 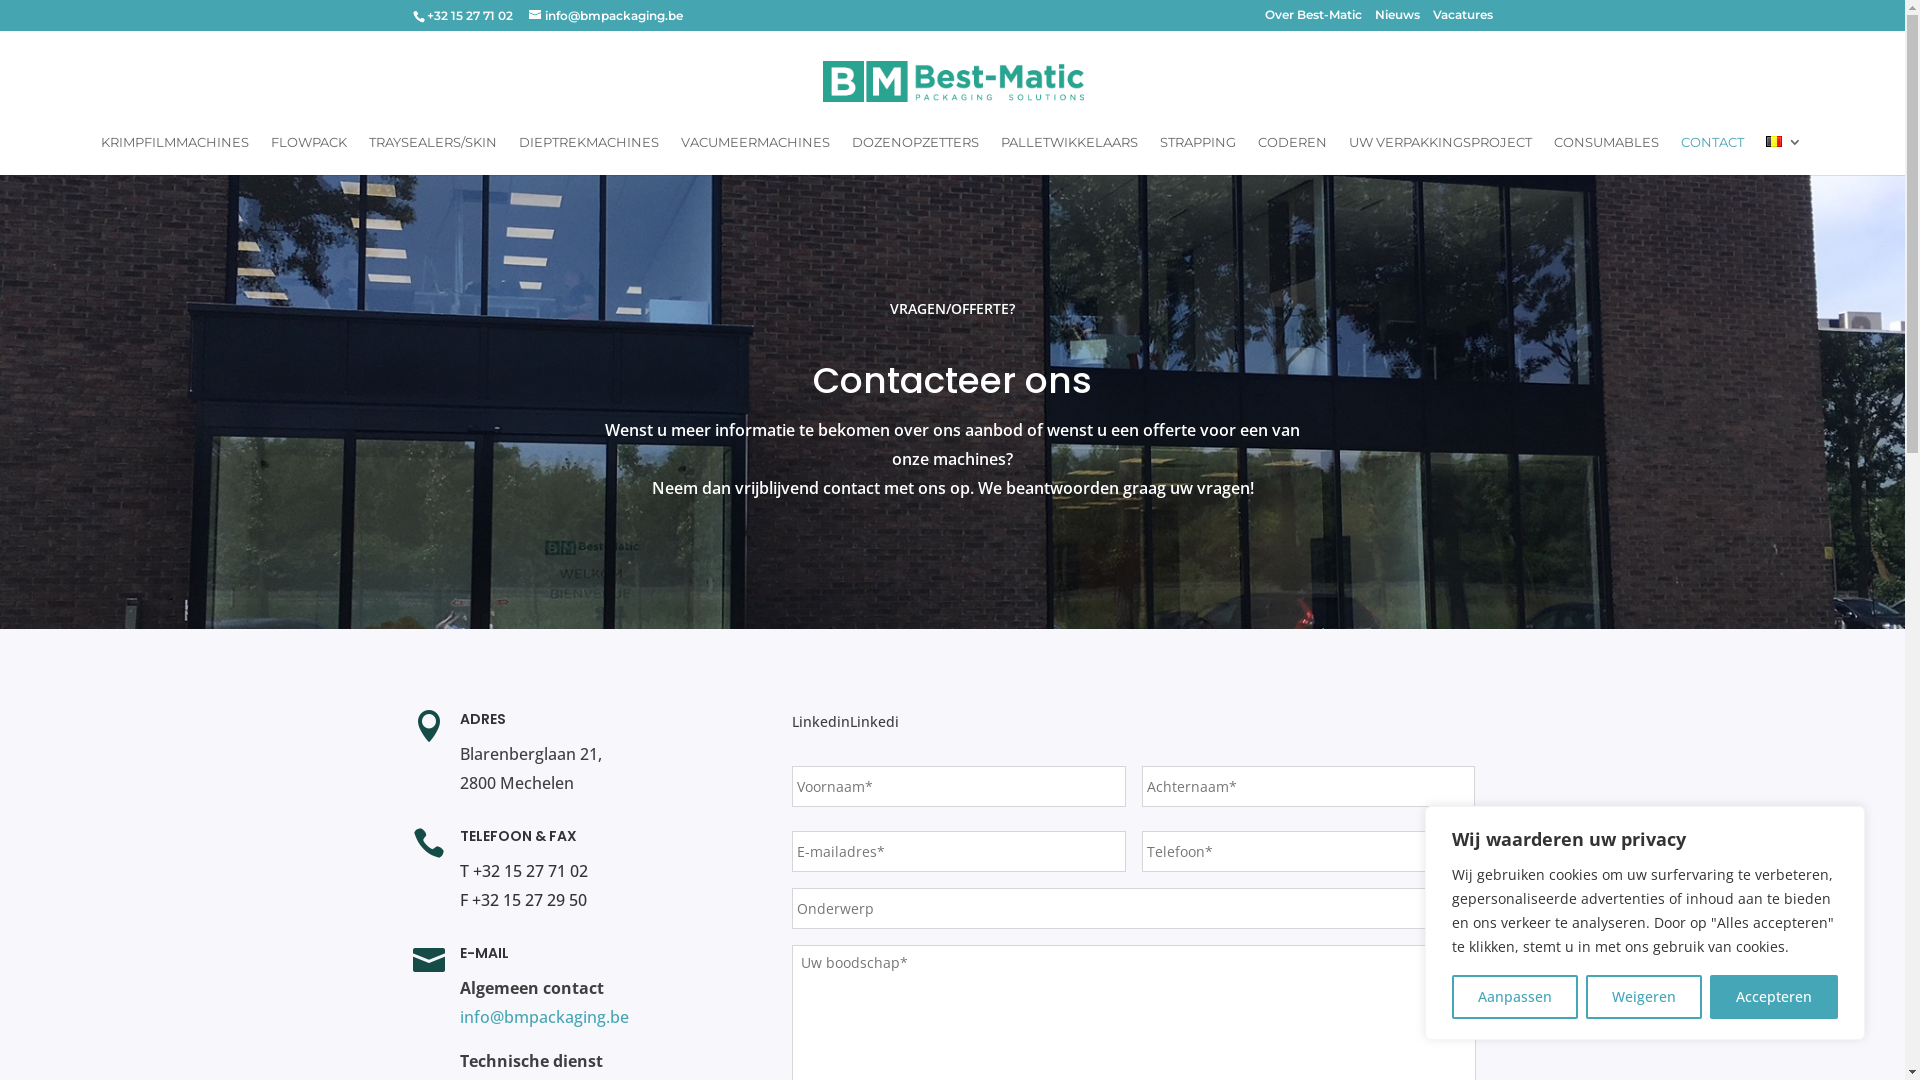 What do you see at coordinates (1708, 996) in the screenshot?
I see `'Accepteren'` at bounding box center [1708, 996].